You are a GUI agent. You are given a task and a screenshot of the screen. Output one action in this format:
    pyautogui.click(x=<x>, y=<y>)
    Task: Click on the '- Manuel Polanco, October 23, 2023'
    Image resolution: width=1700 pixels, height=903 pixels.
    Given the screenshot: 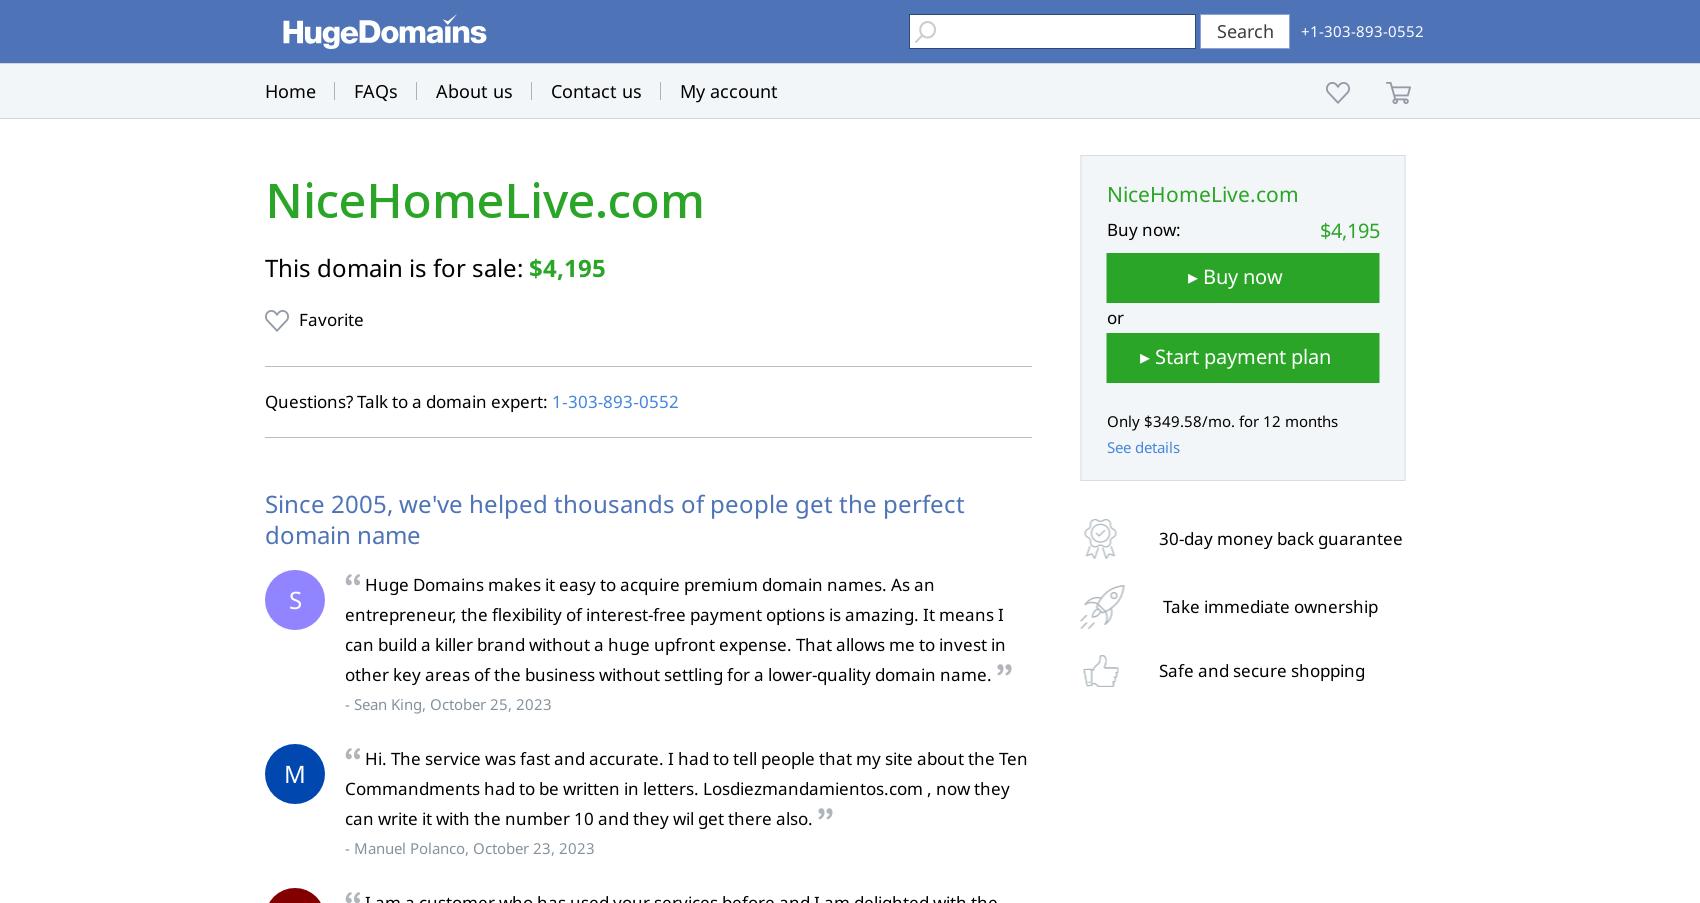 What is the action you would take?
    pyautogui.click(x=343, y=848)
    